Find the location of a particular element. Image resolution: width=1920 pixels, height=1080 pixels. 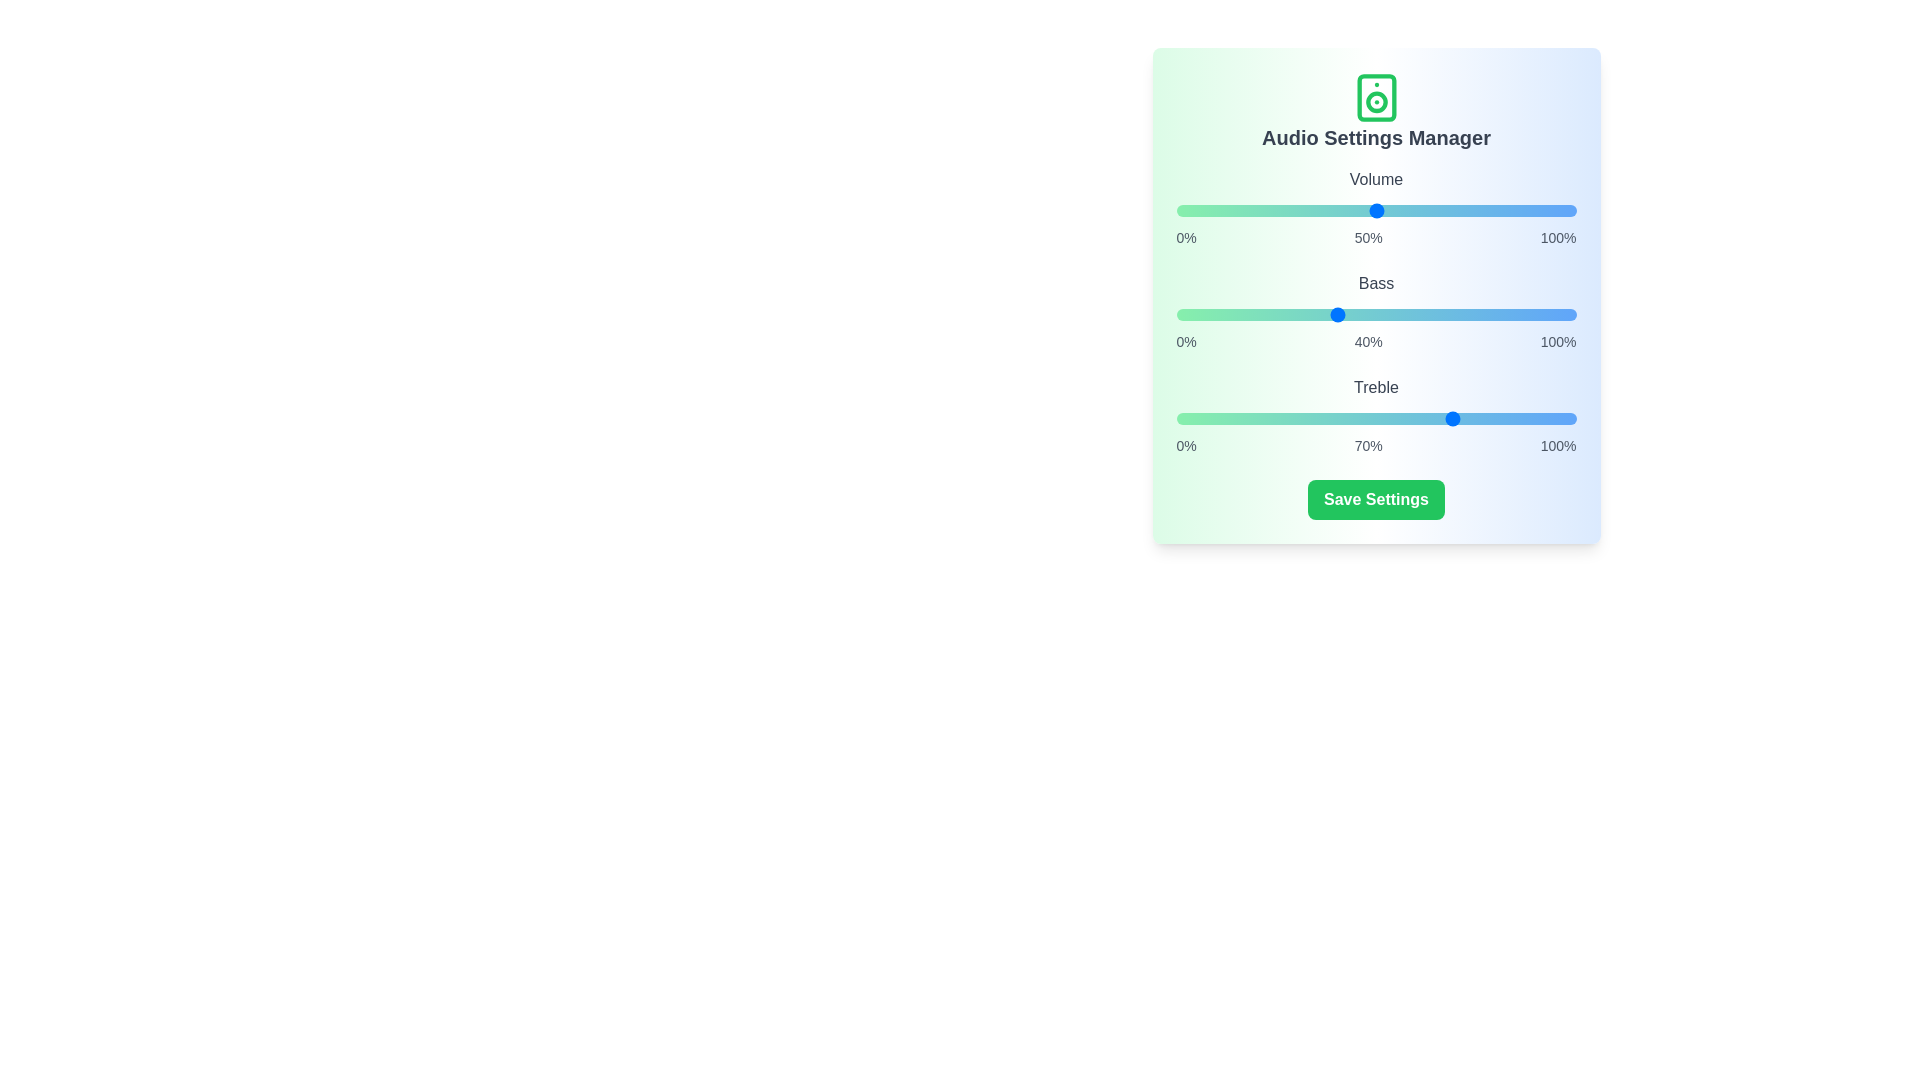

the volume slider to 93% is located at coordinates (1547, 211).